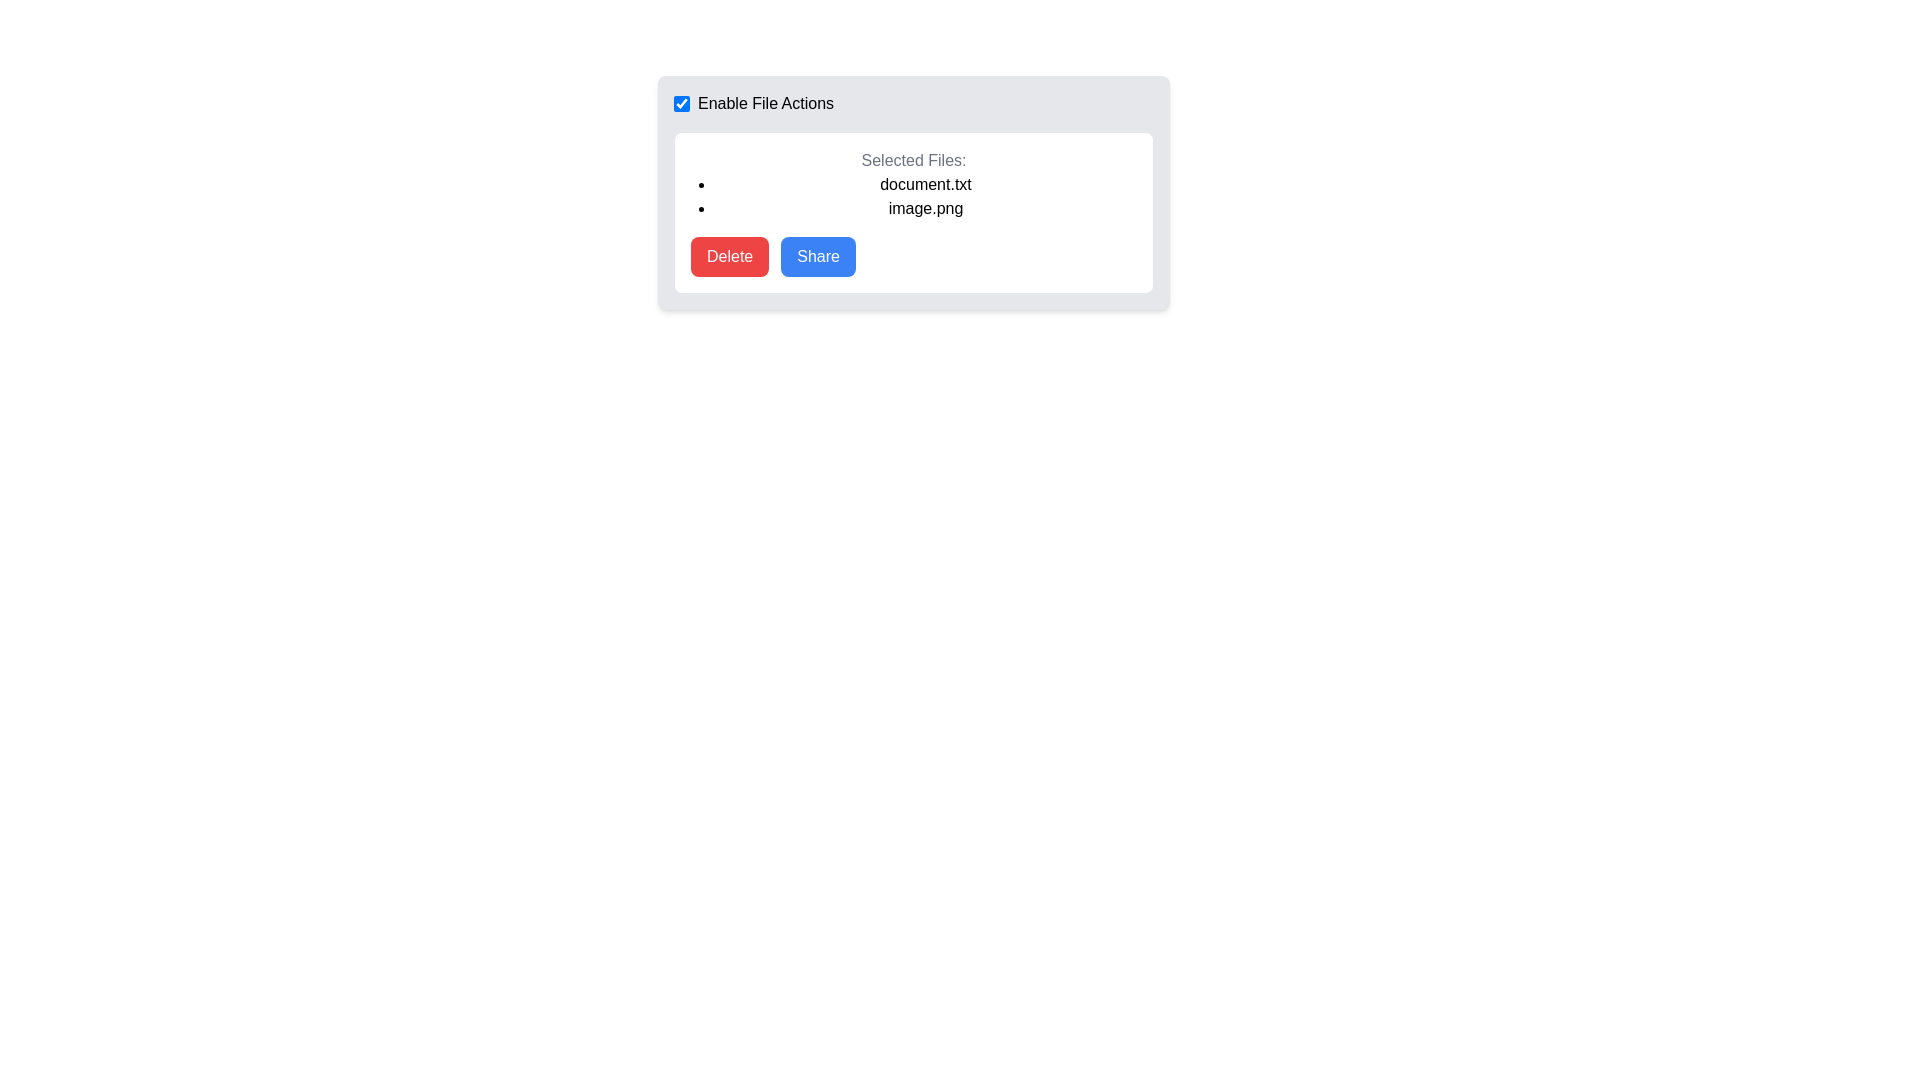 The width and height of the screenshot is (1920, 1080). What do you see at coordinates (681, 104) in the screenshot?
I see `the checkbox located in the upper left corner of the rectangular panel that has a blue outline and is aligned to the left of the text 'Enable File Actions.'` at bounding box center [681, 104].